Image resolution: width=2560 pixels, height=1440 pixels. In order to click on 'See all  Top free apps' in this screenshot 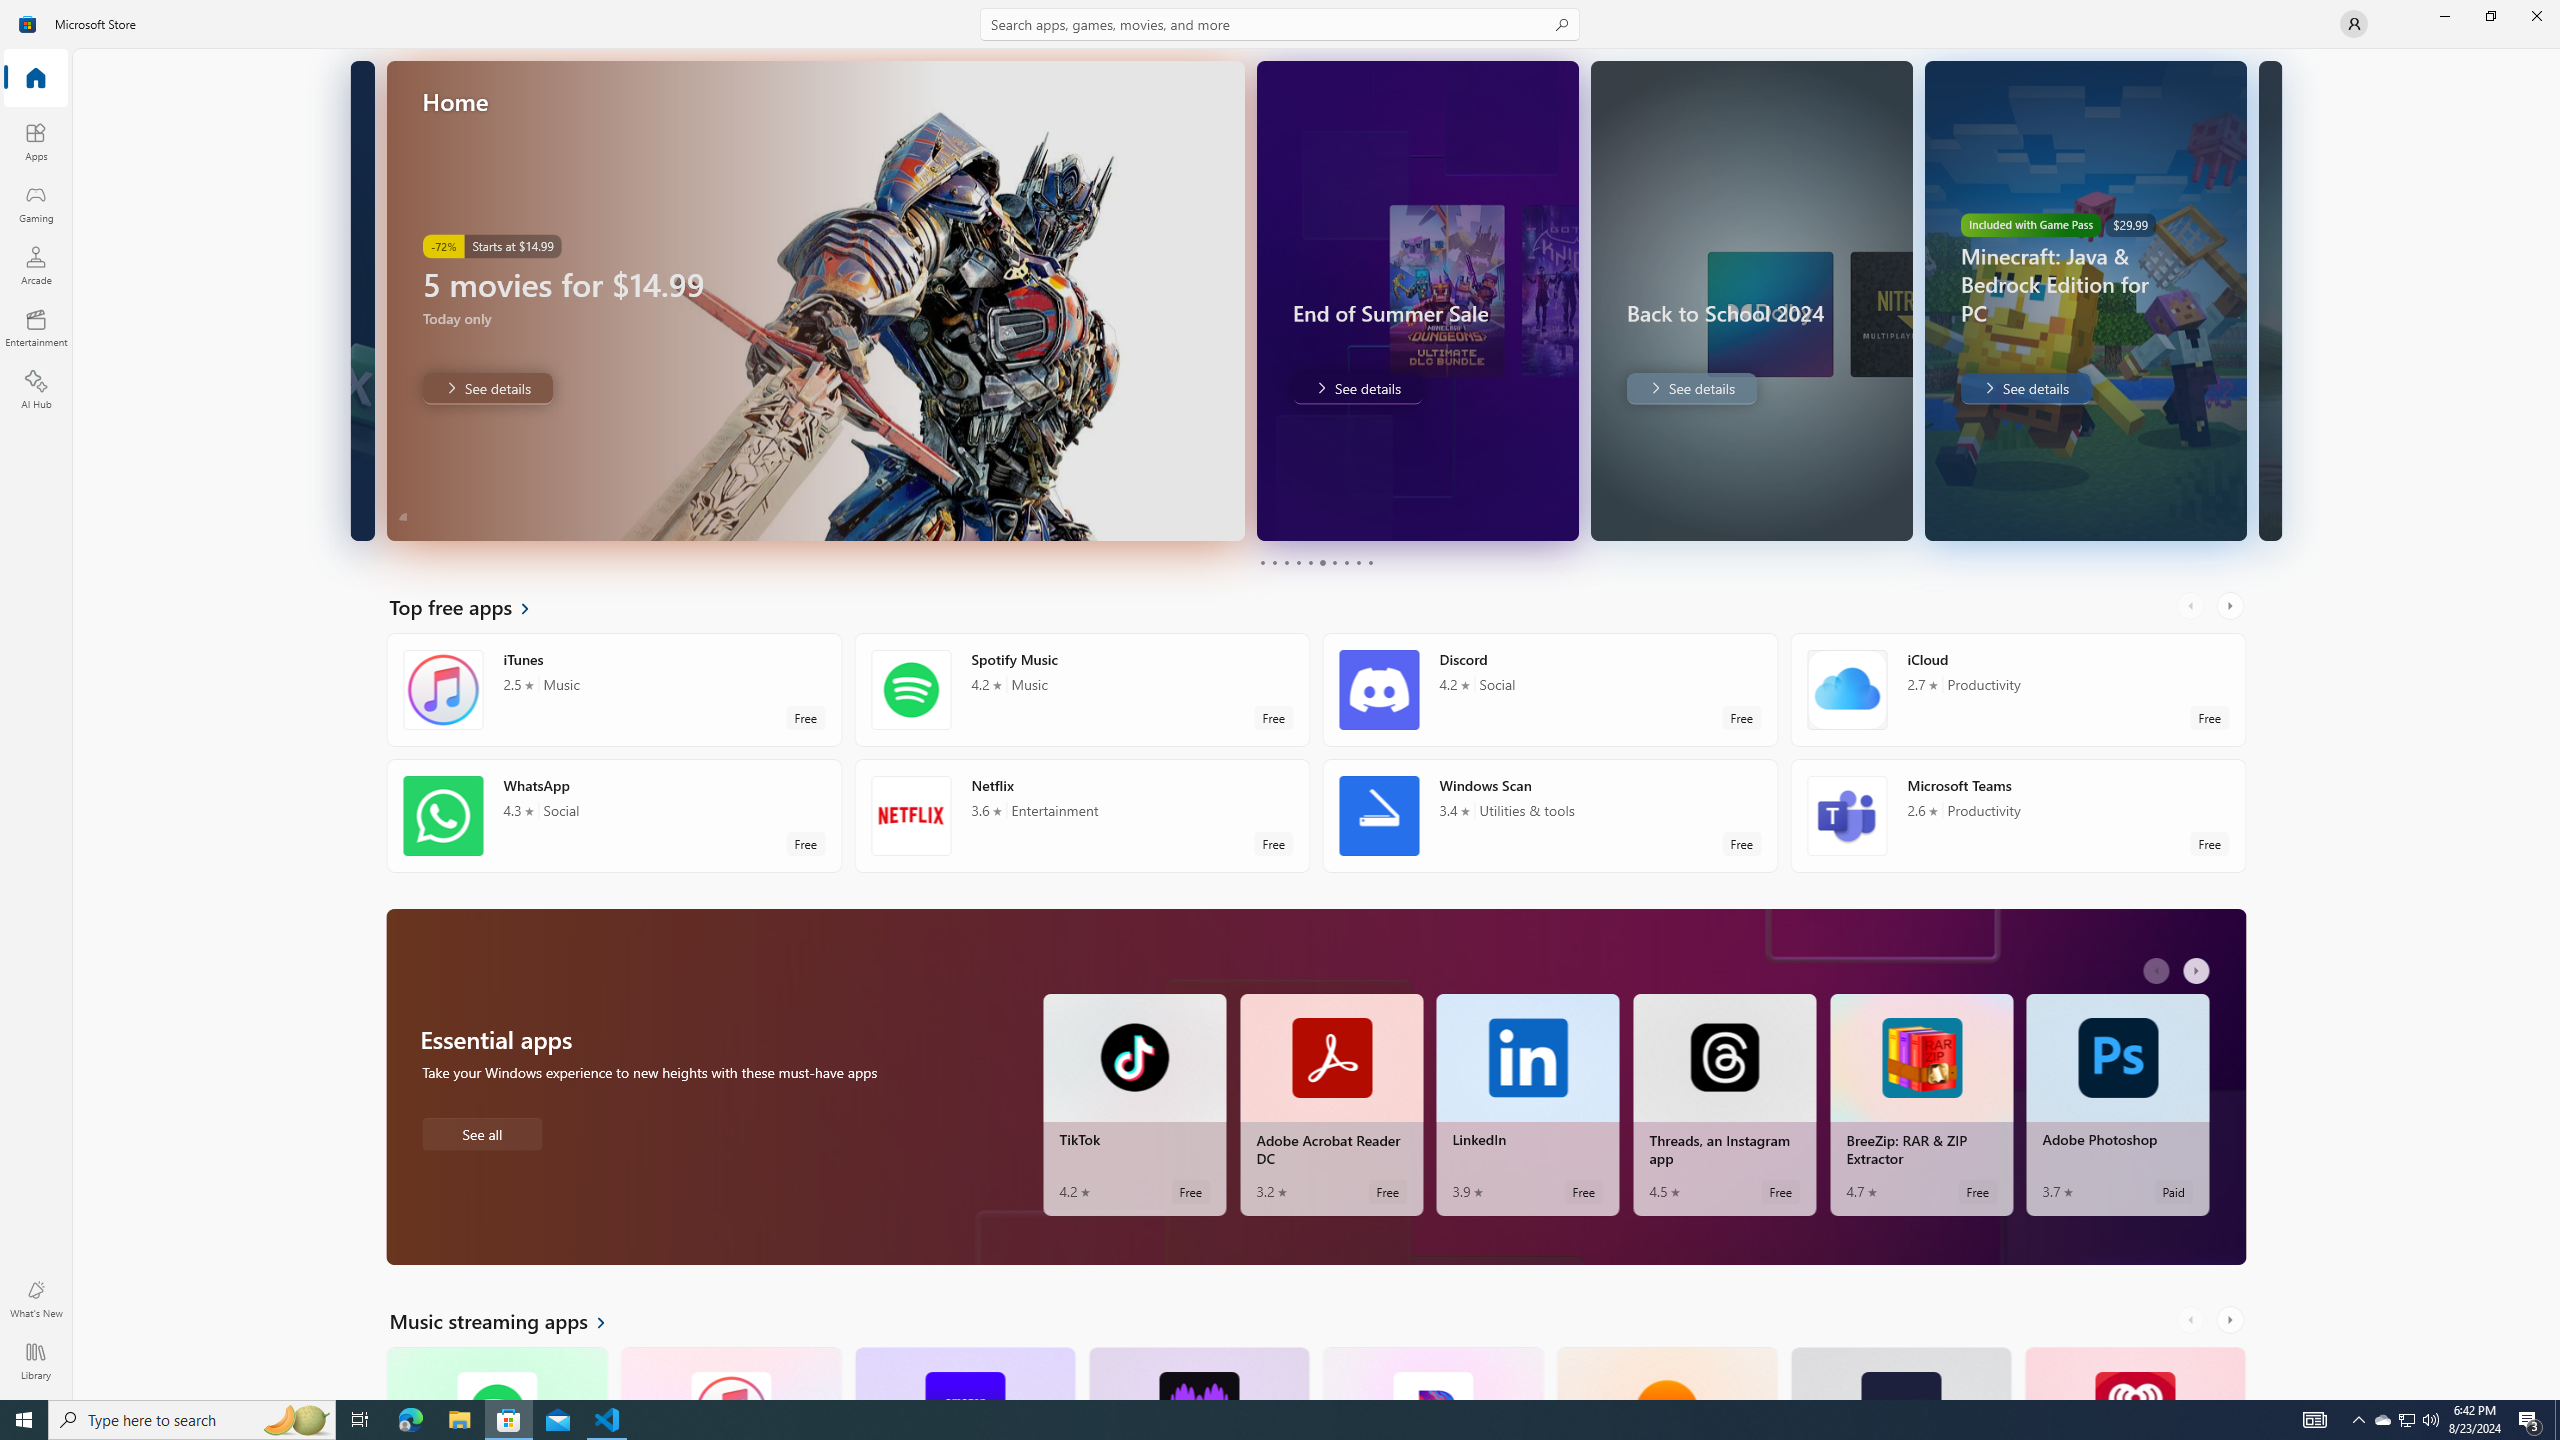, I will do `click(472, 605)`.